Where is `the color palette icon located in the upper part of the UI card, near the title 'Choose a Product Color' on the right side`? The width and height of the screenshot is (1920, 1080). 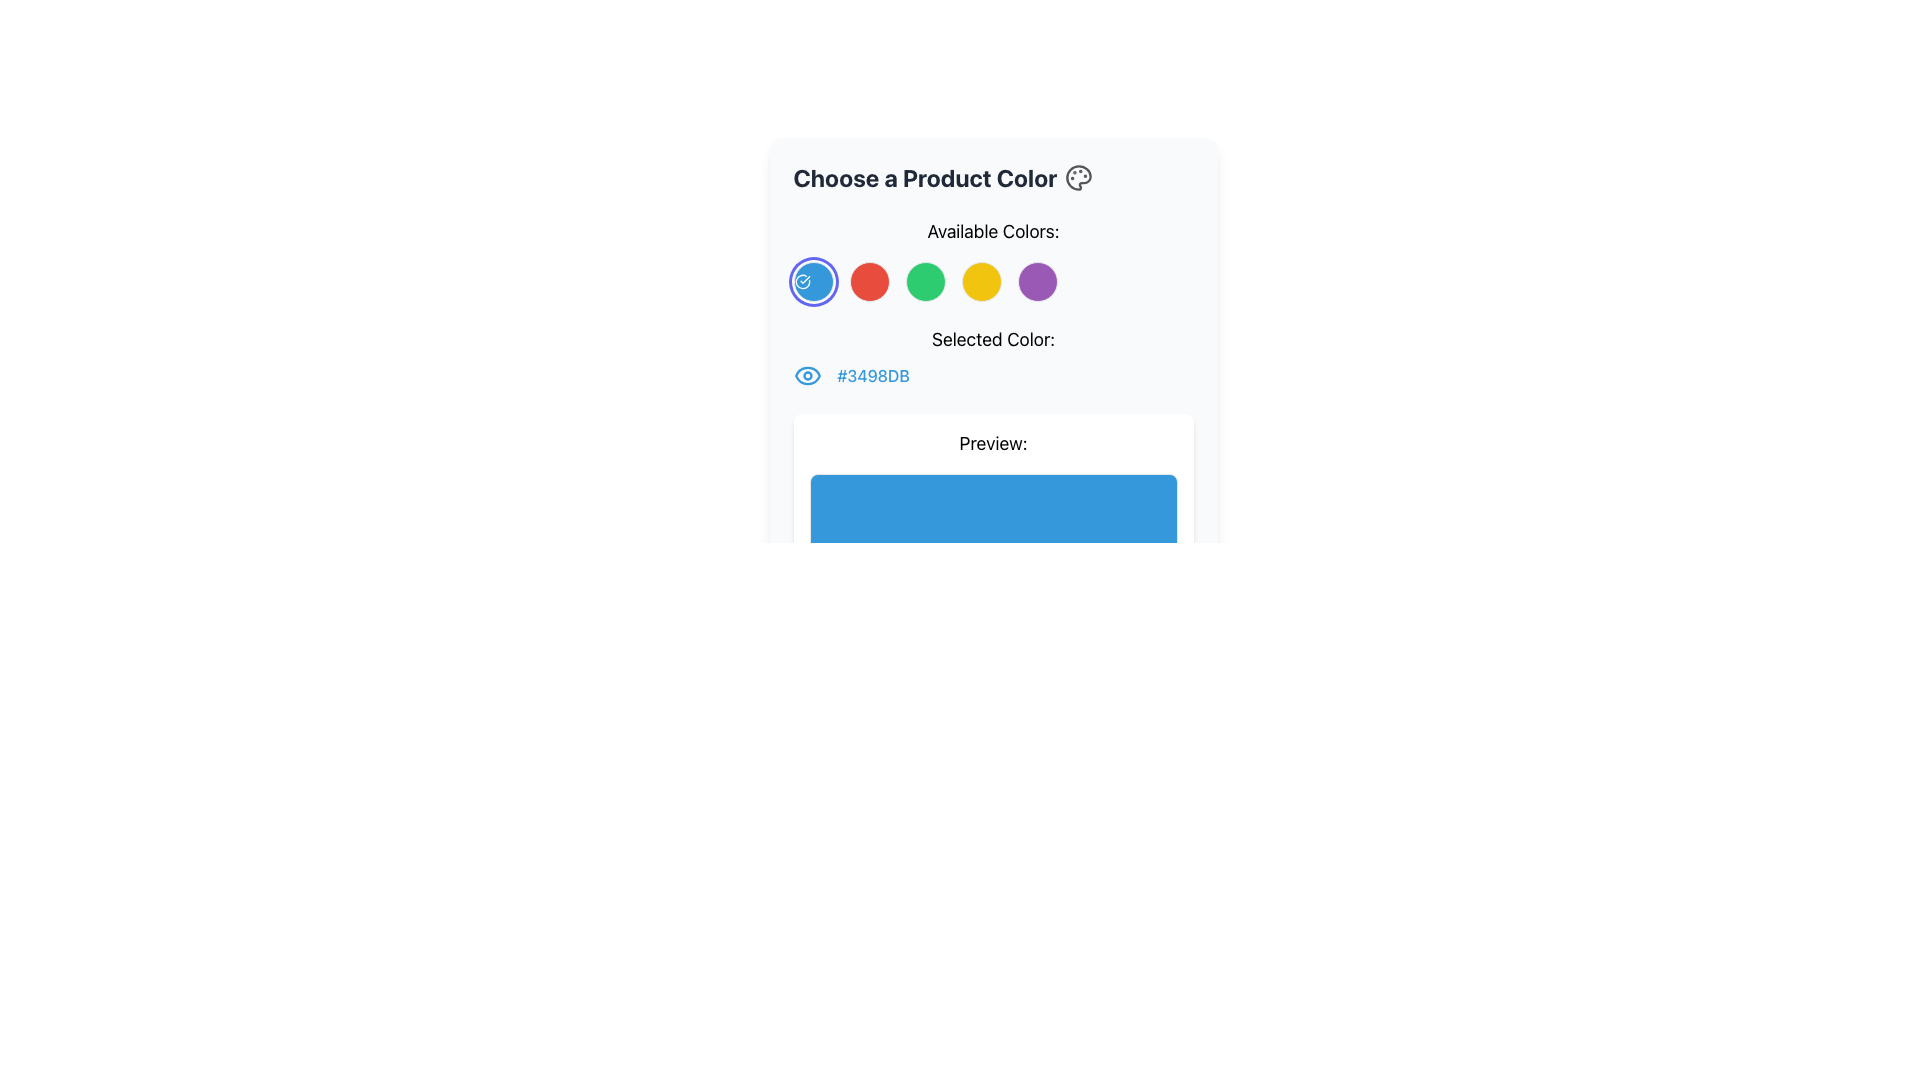 the color palette icon located in the upper part of the UI card, near the title 'Choose a Product Color' on the right side is located at coordinates (1078, 176).